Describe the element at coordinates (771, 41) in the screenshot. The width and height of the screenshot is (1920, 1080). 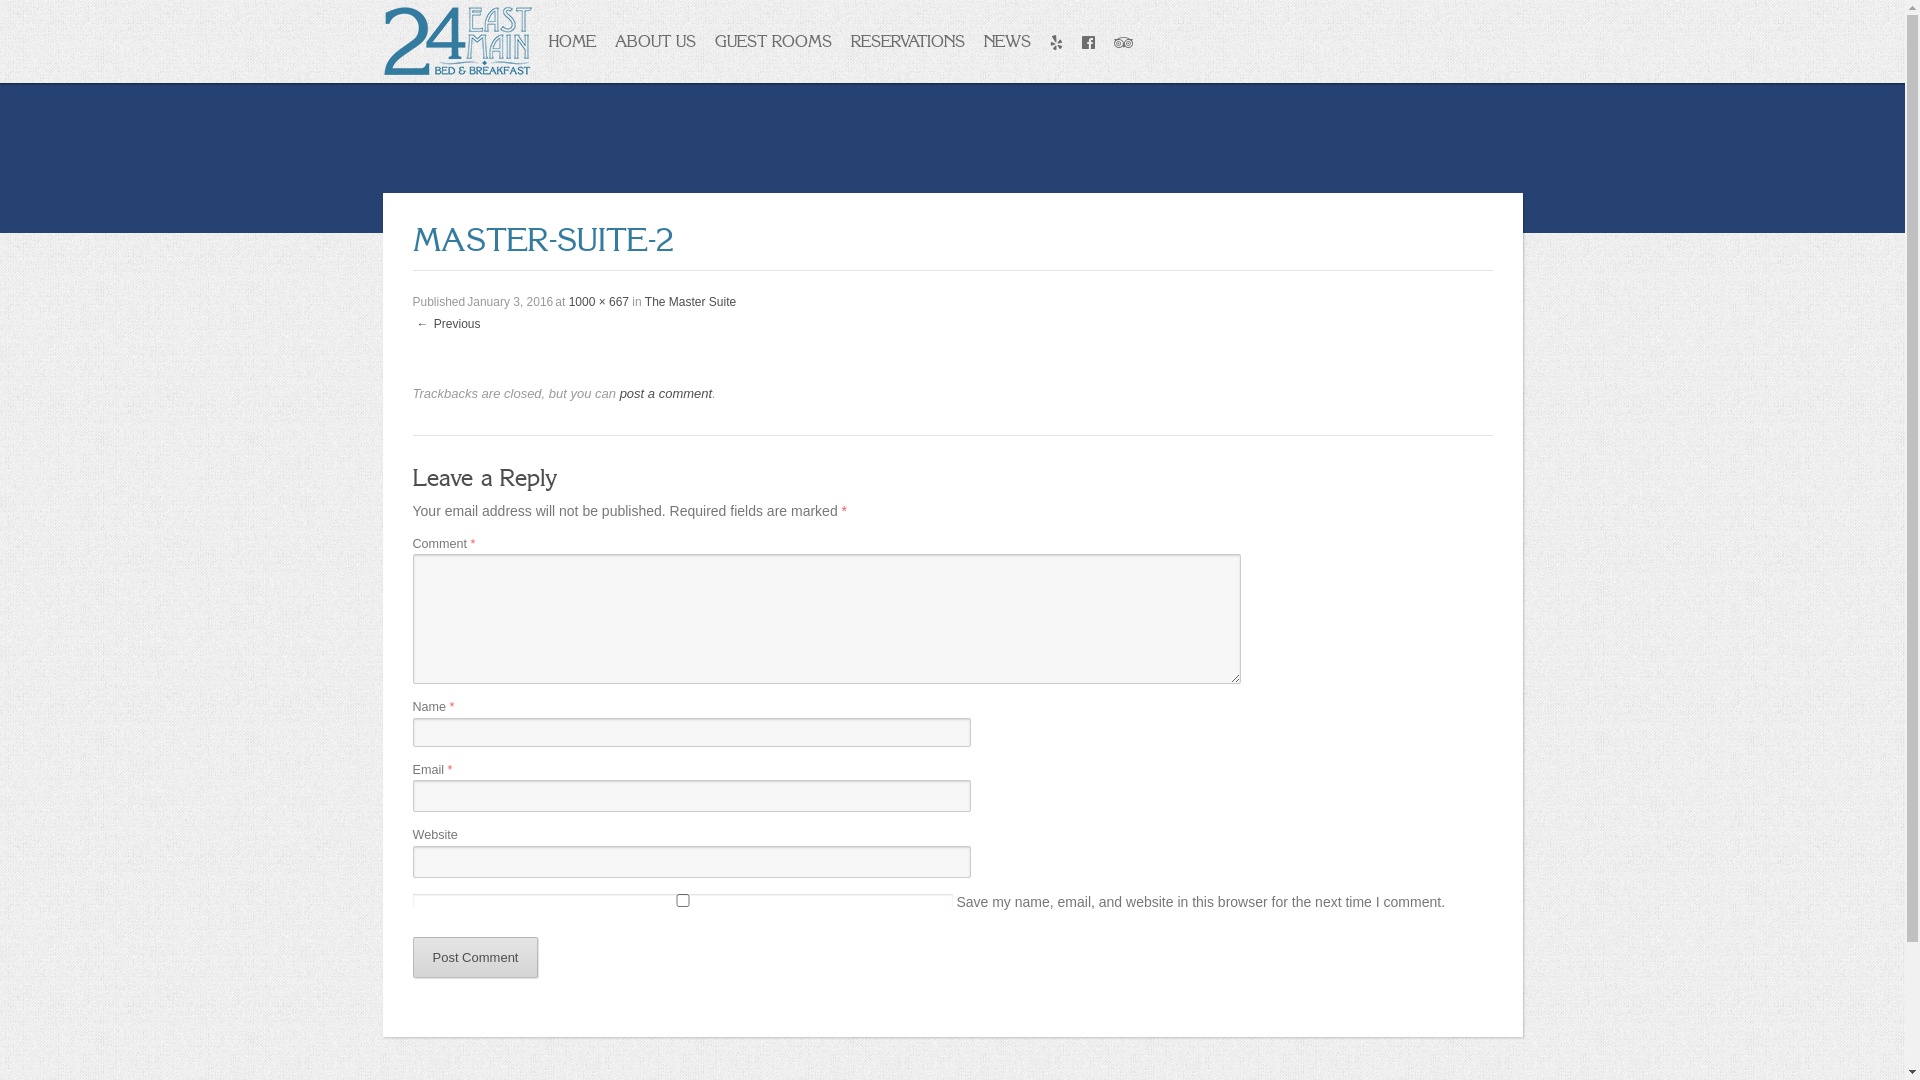
I see `'GUEST ROOMS'` at that location.